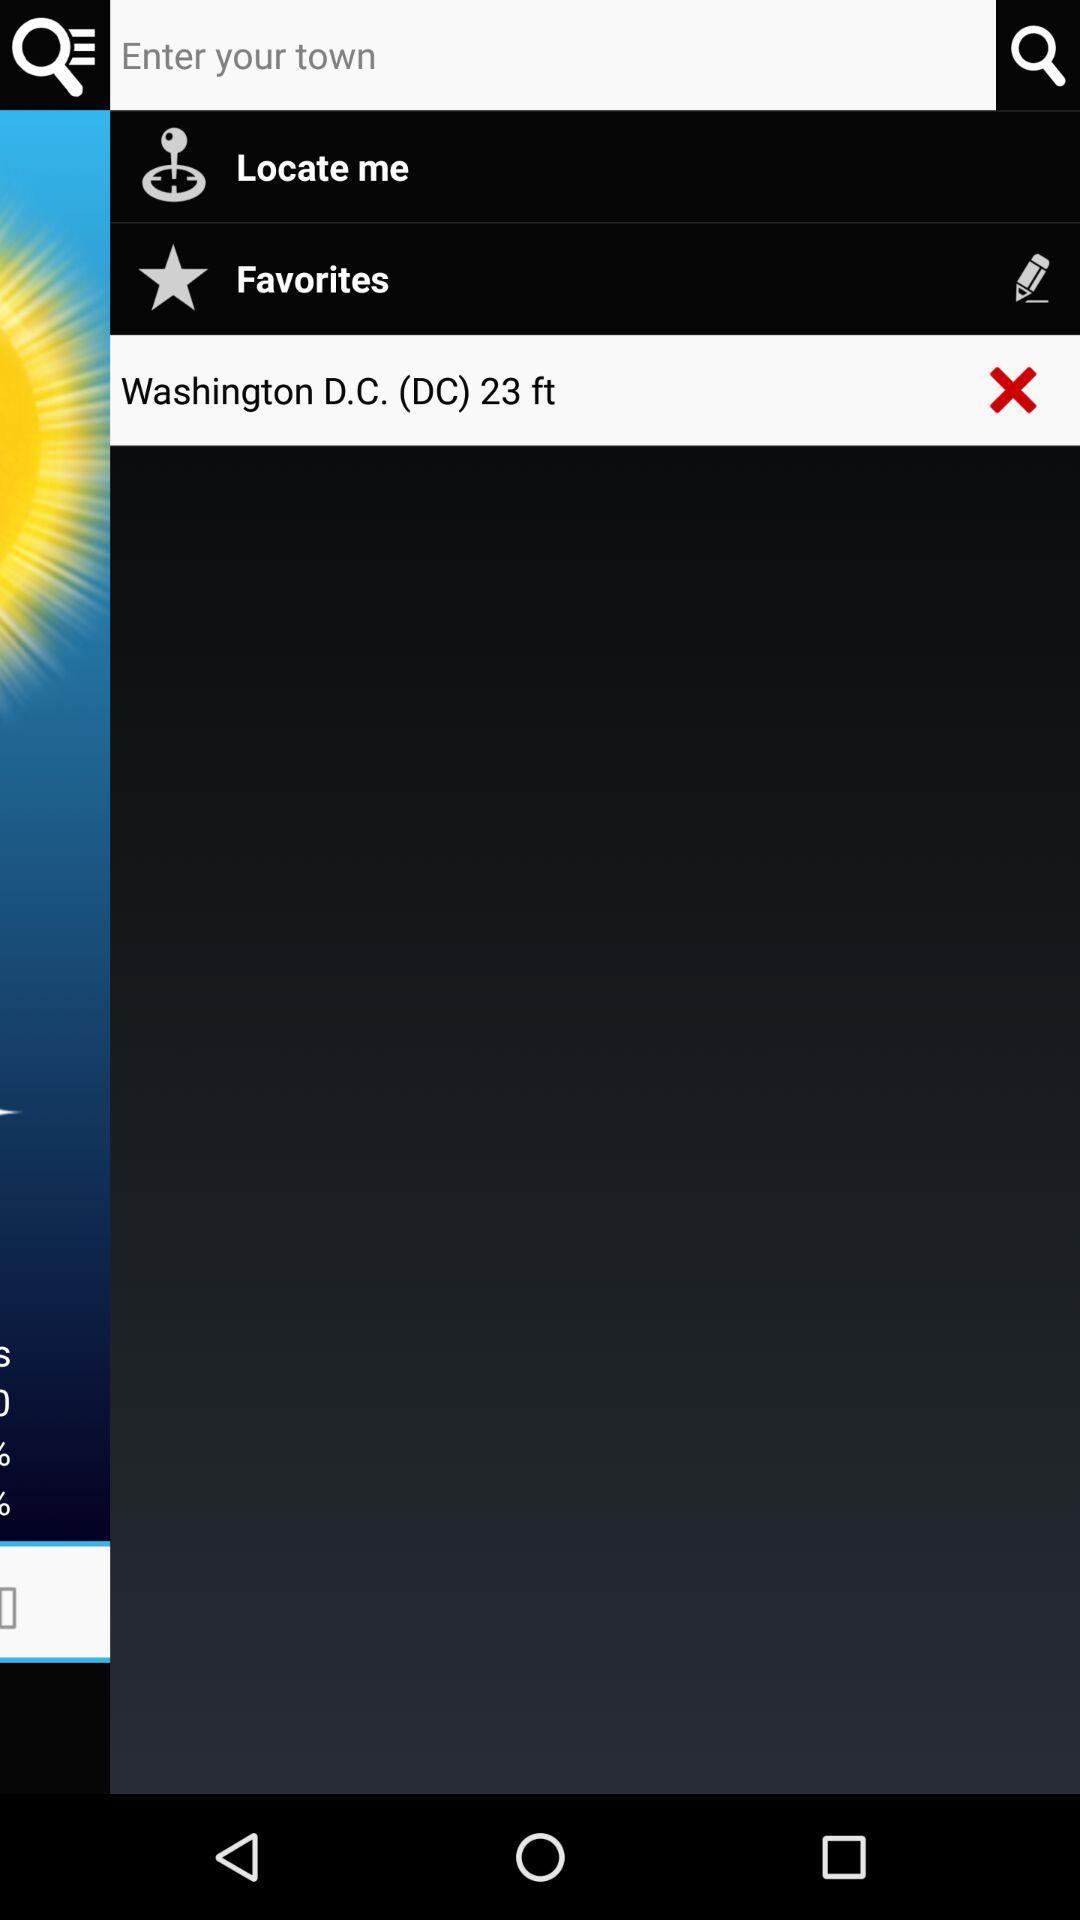  Describe the element at coordinates (54, 58) in the screenshot. I see `the search icon` at that location.